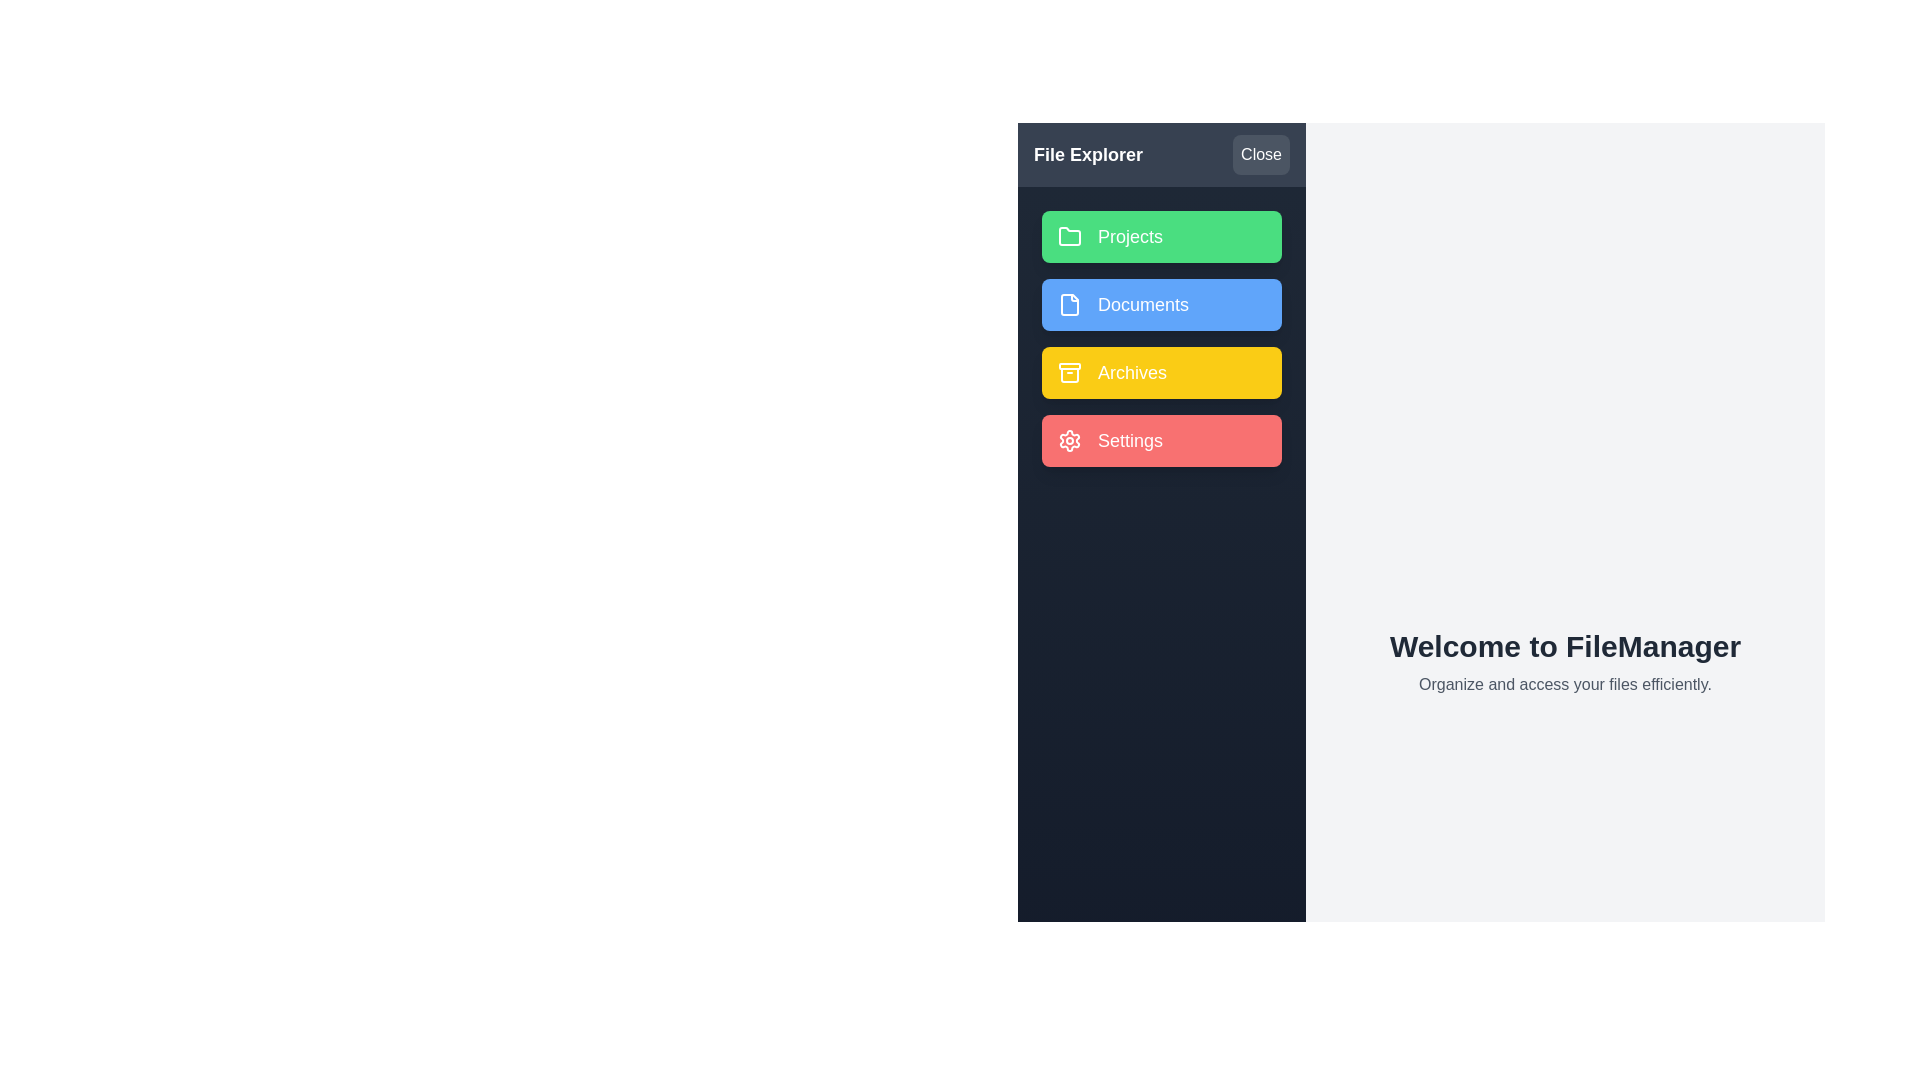  Describe the element at coordinates (1161, 439) in the screenshot. I see `the Settings button to navigate to the respective section` at that location.